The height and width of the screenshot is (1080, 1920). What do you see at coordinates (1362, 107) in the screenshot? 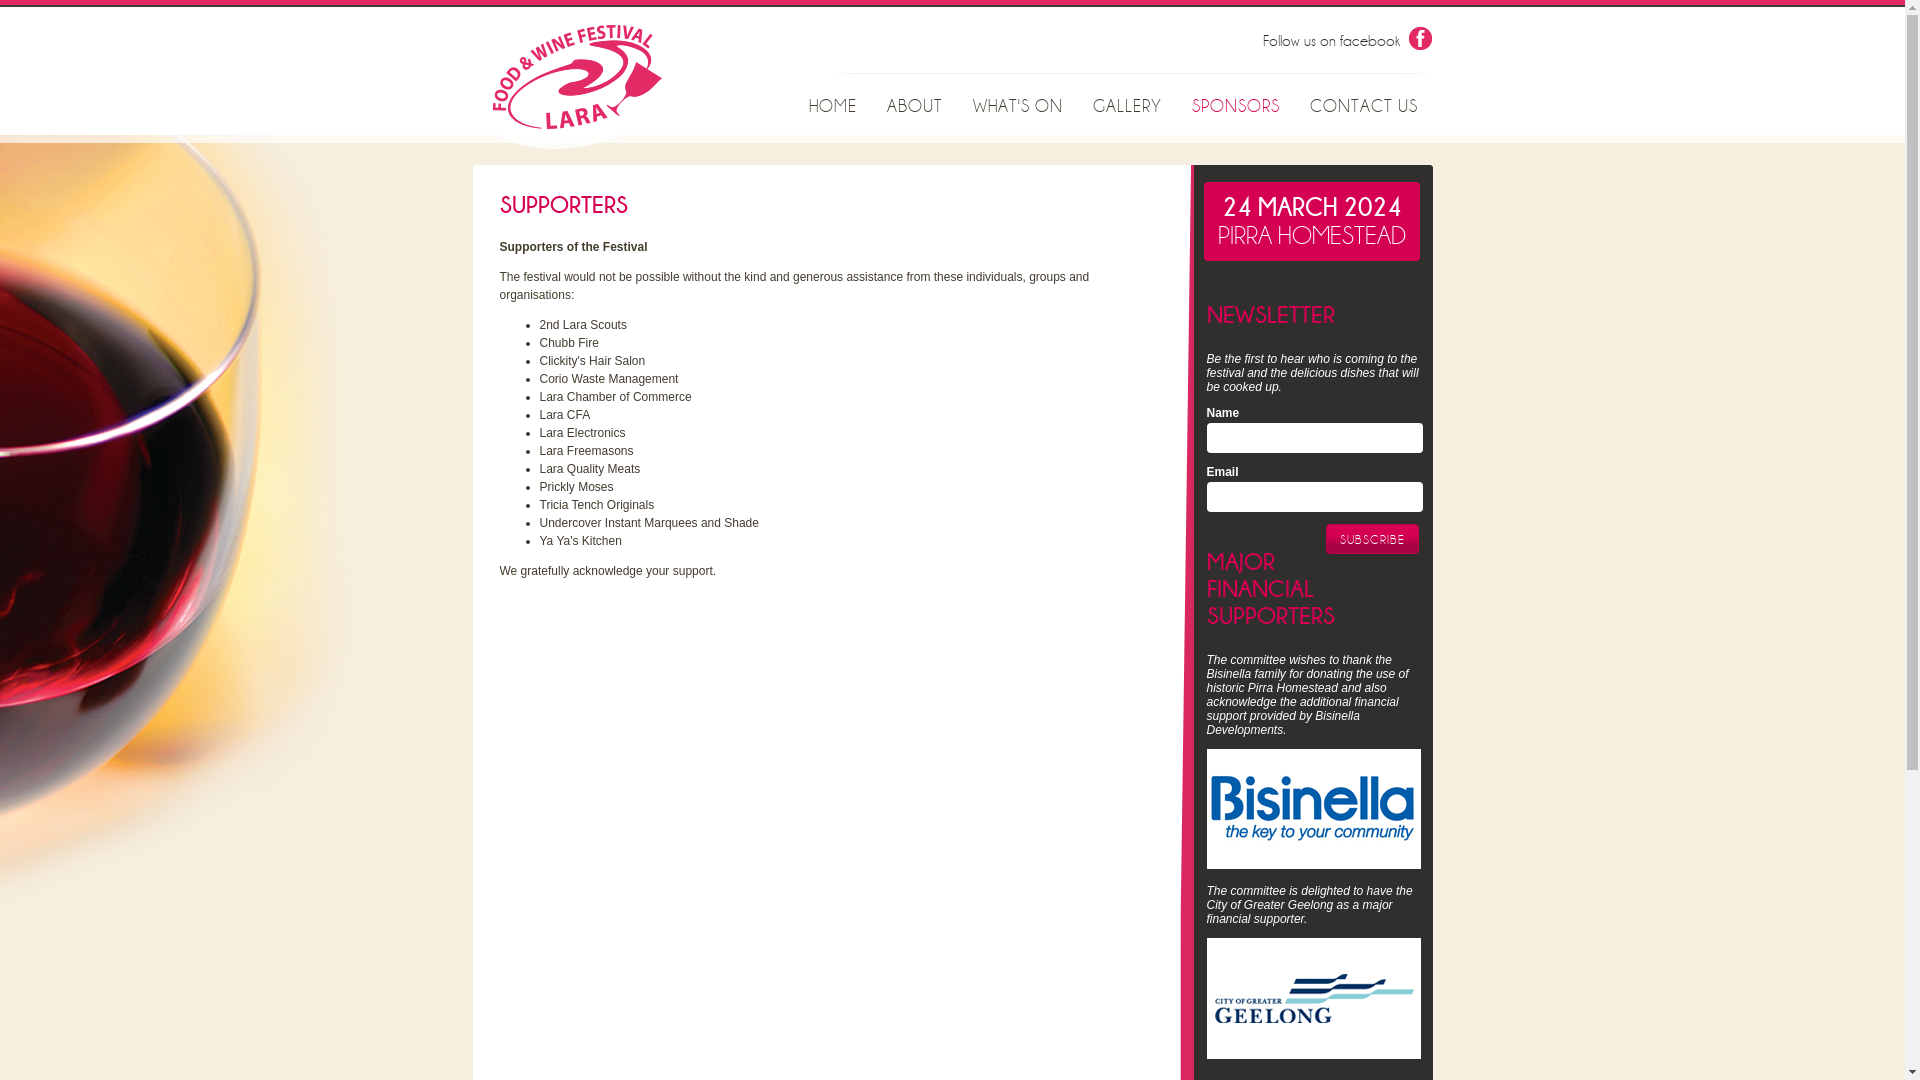
I see `'CONTACT US'` at bounding box center [1362, 107].